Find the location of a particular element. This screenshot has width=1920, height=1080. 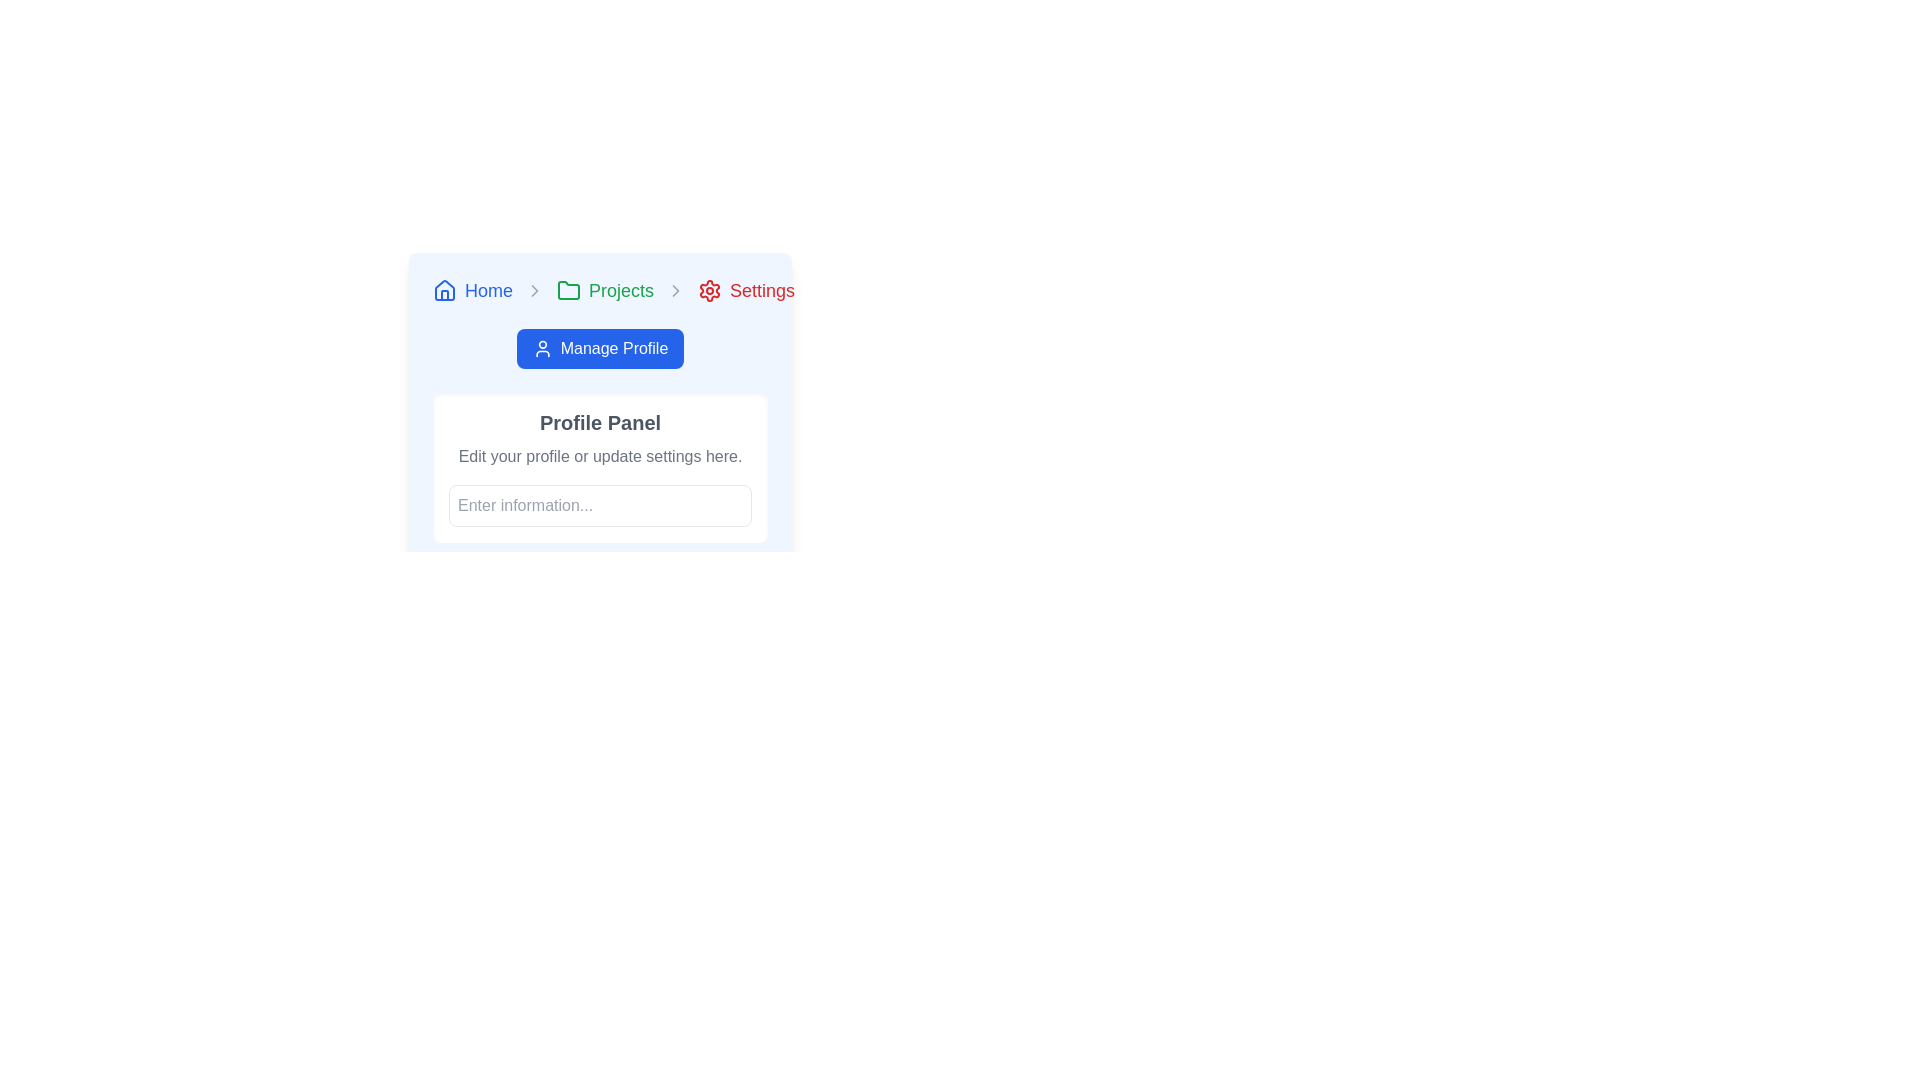

the title text element located at the top-center of the white panel with rounded corners and shadow effect is located at coordinates (599, 422).